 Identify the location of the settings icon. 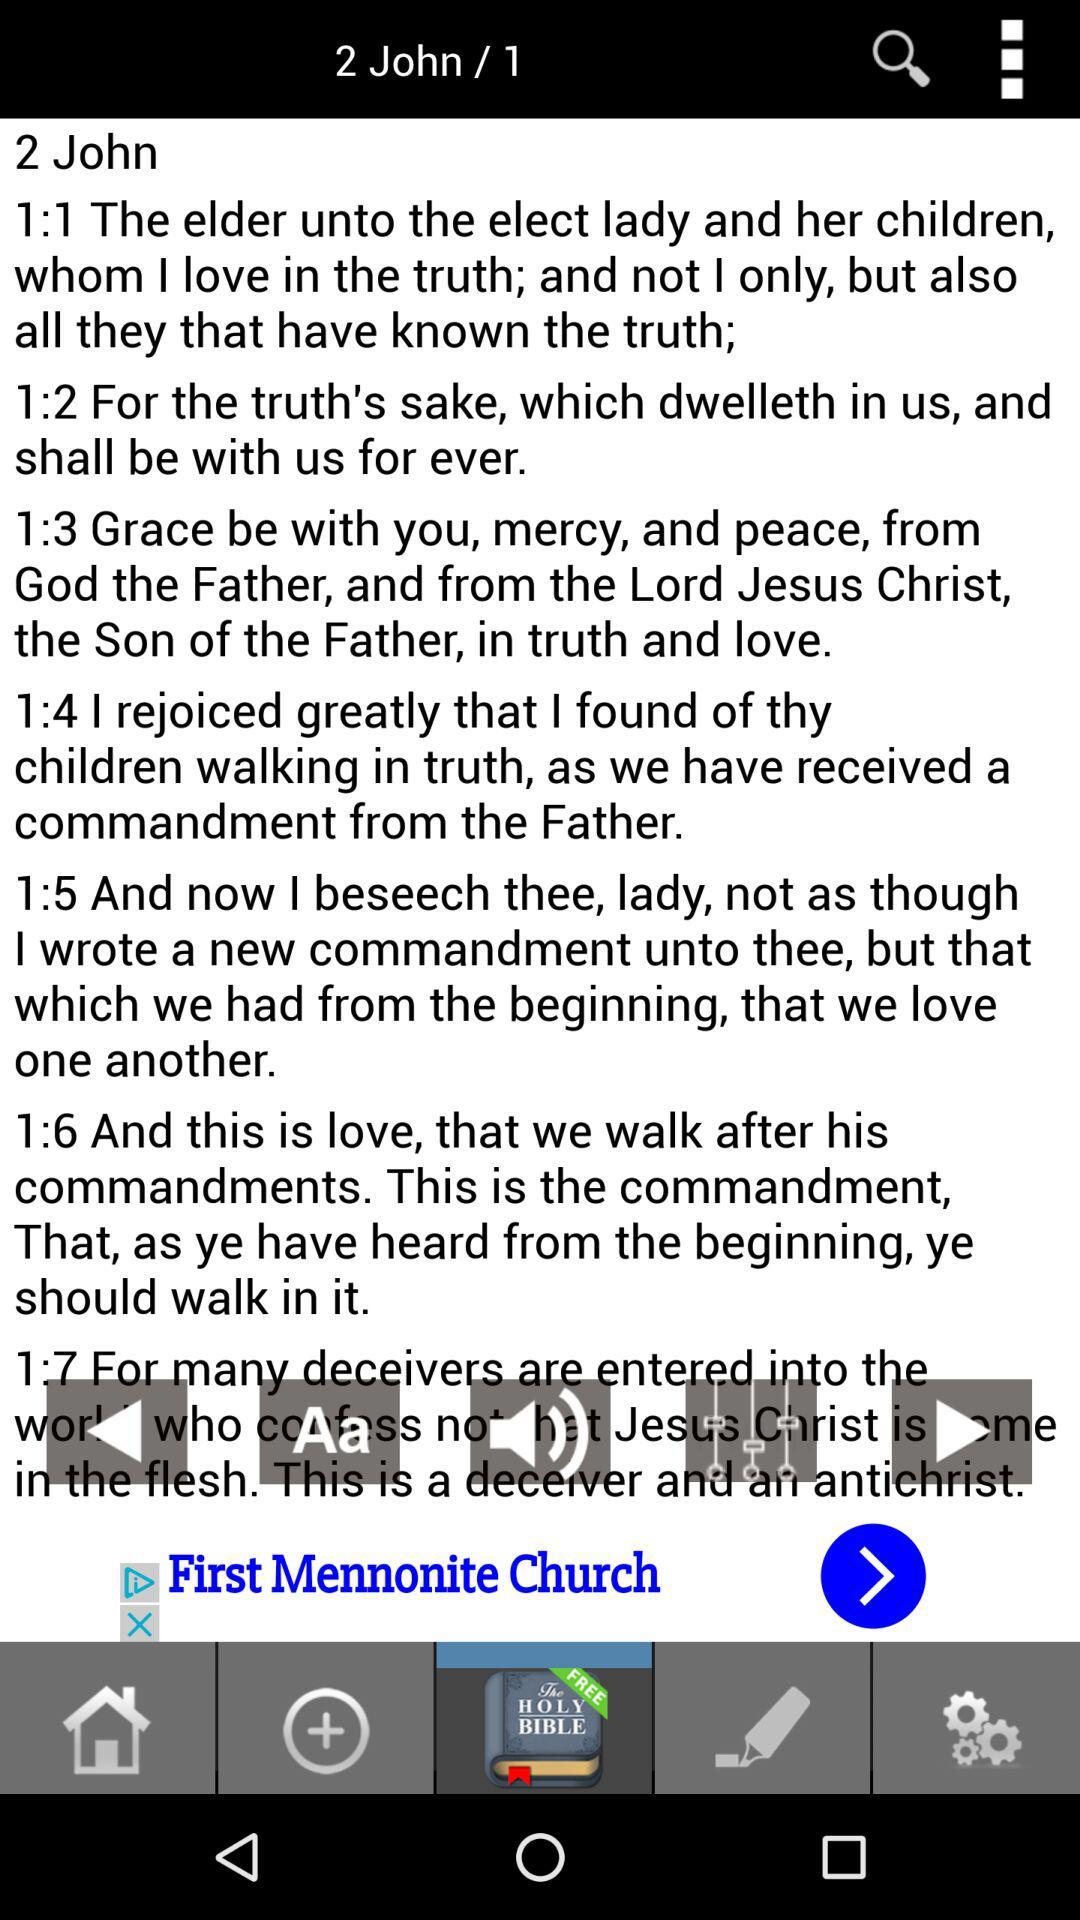
(975, 1851).